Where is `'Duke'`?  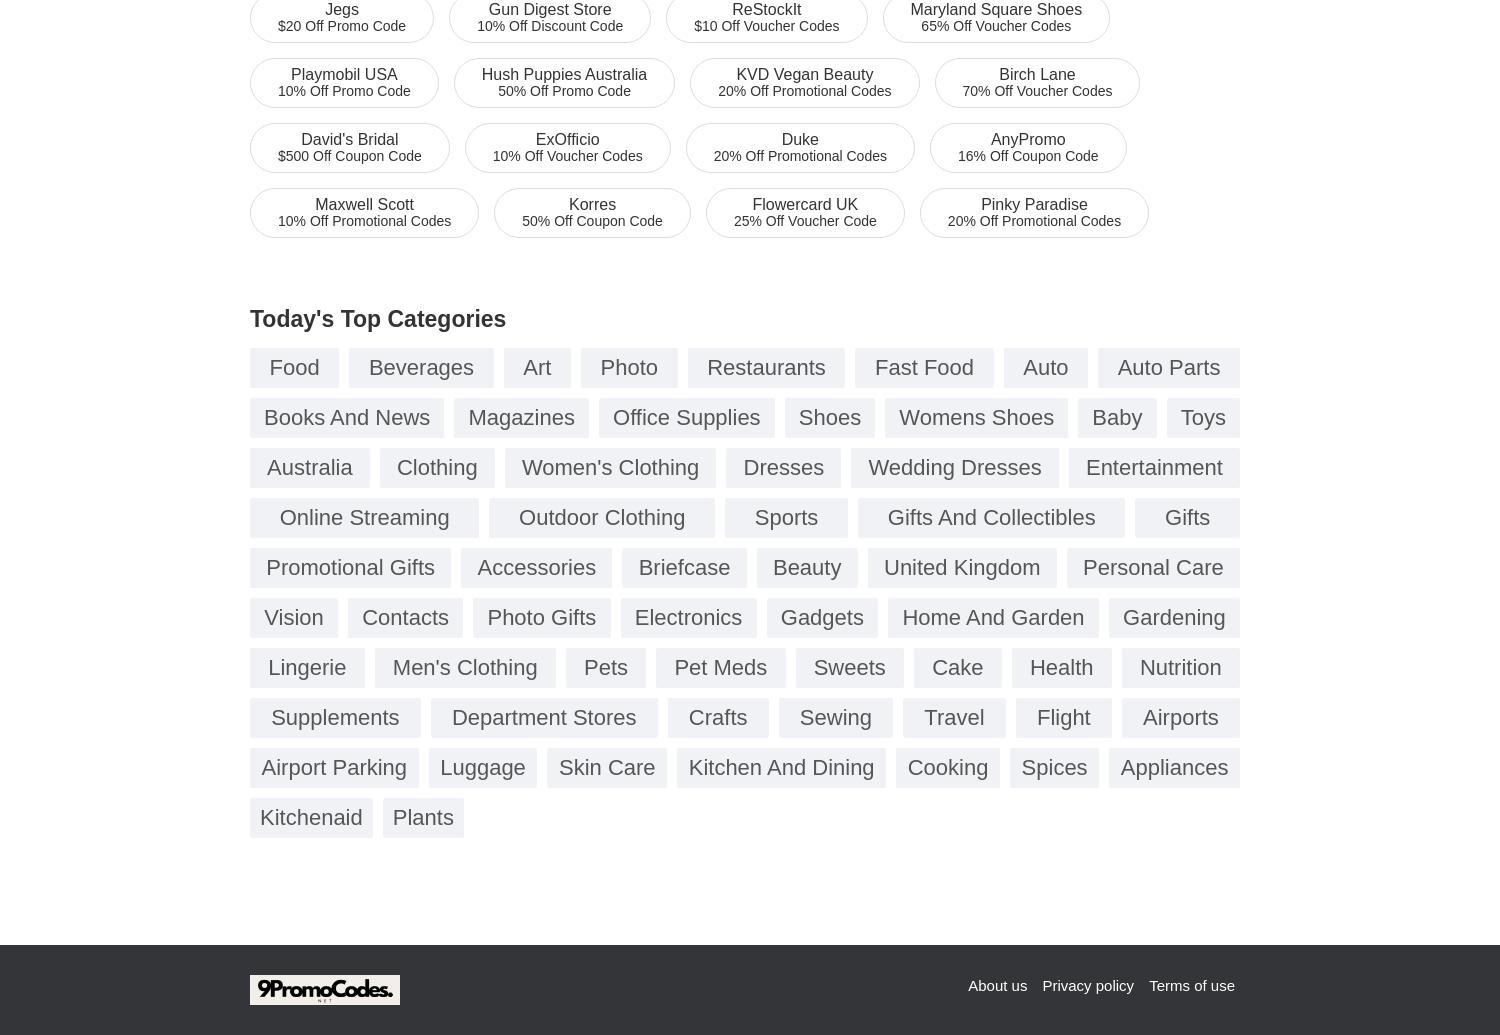 'Duke' is located at coordinates (799, 139).